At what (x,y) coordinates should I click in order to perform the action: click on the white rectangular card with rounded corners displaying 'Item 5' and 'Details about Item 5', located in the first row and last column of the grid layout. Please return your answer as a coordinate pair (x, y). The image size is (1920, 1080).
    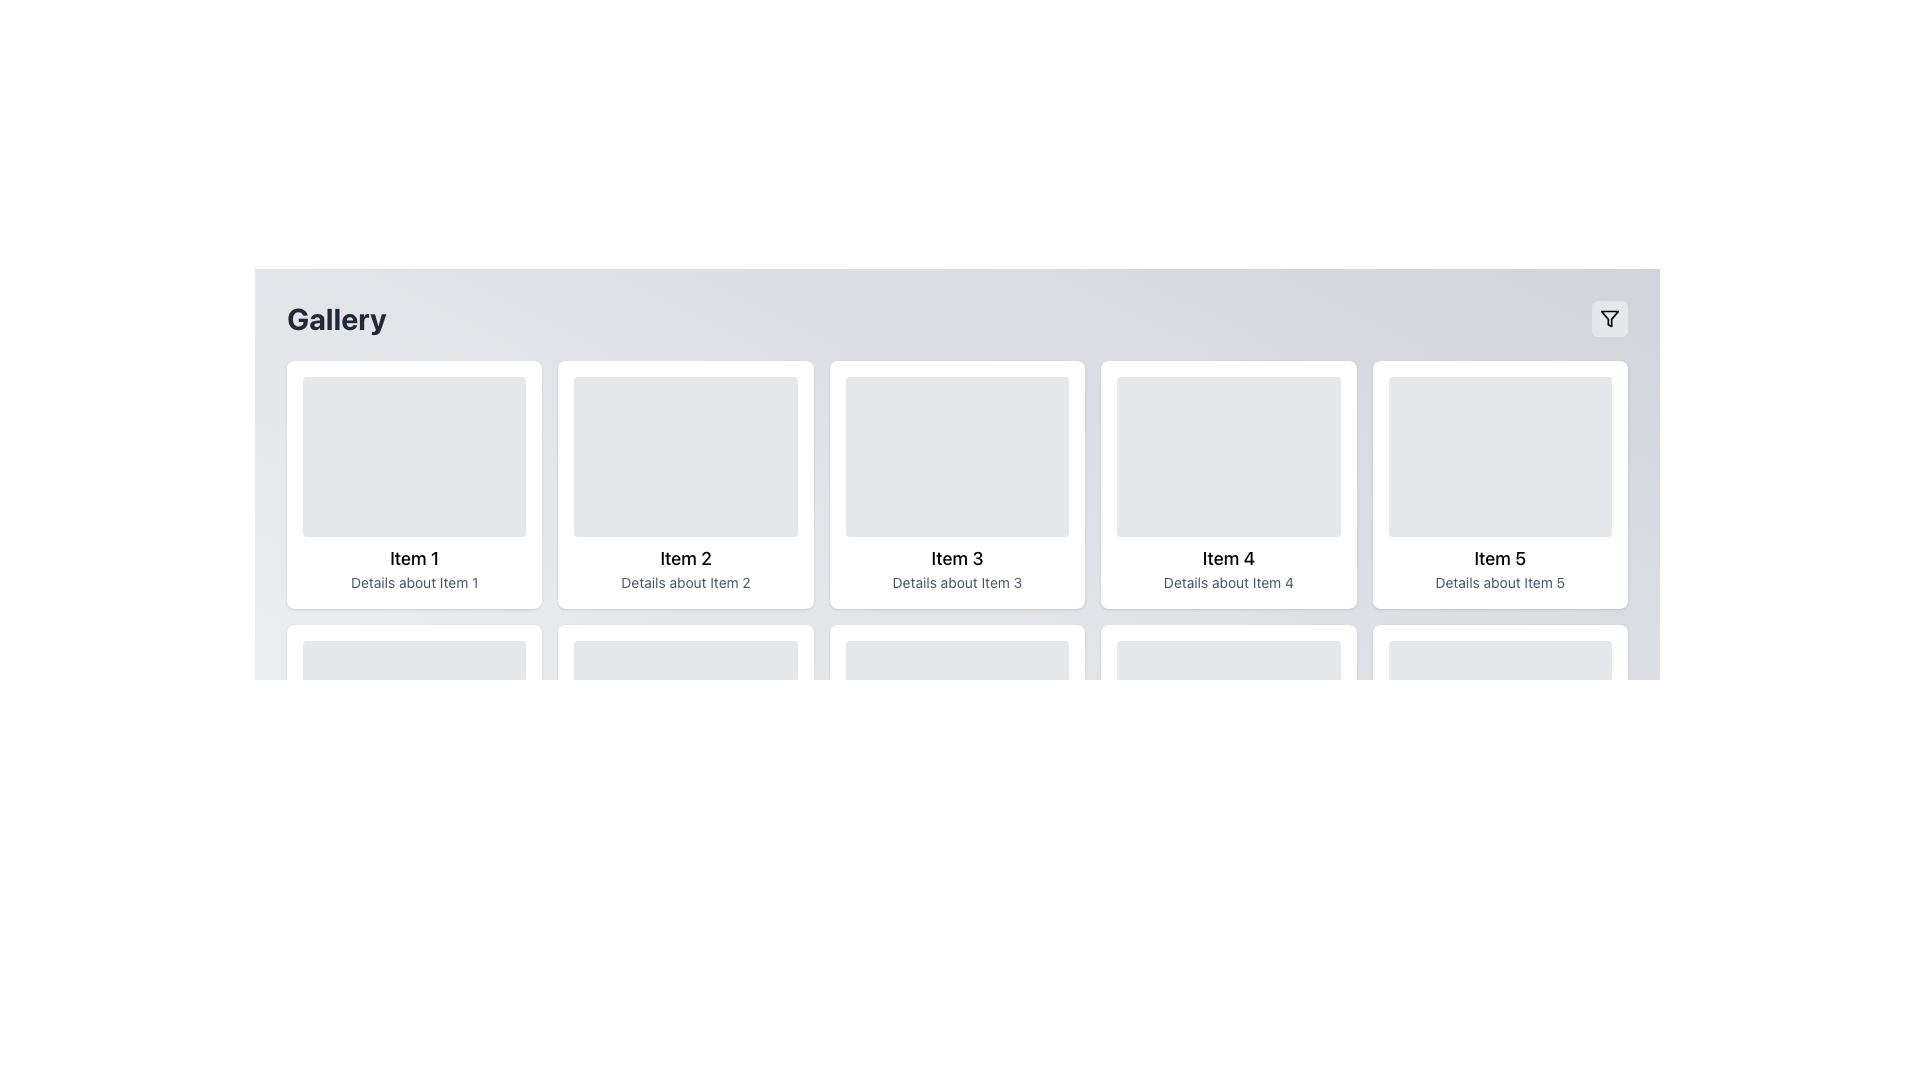
    Looking at the image, I should click on (1500, 485).